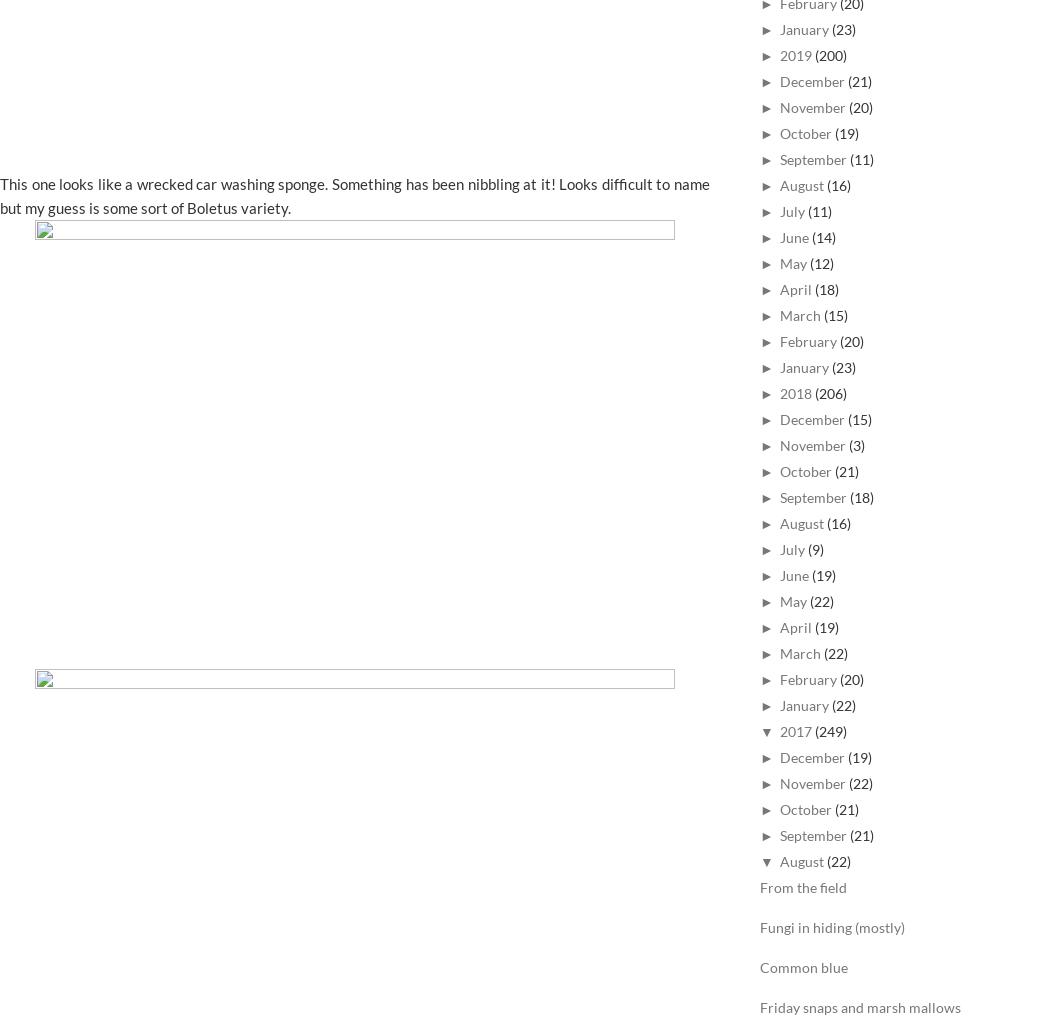  Describe the element at coordinates (855, 444) in the screenshot. I see `'(3)'` at that location.